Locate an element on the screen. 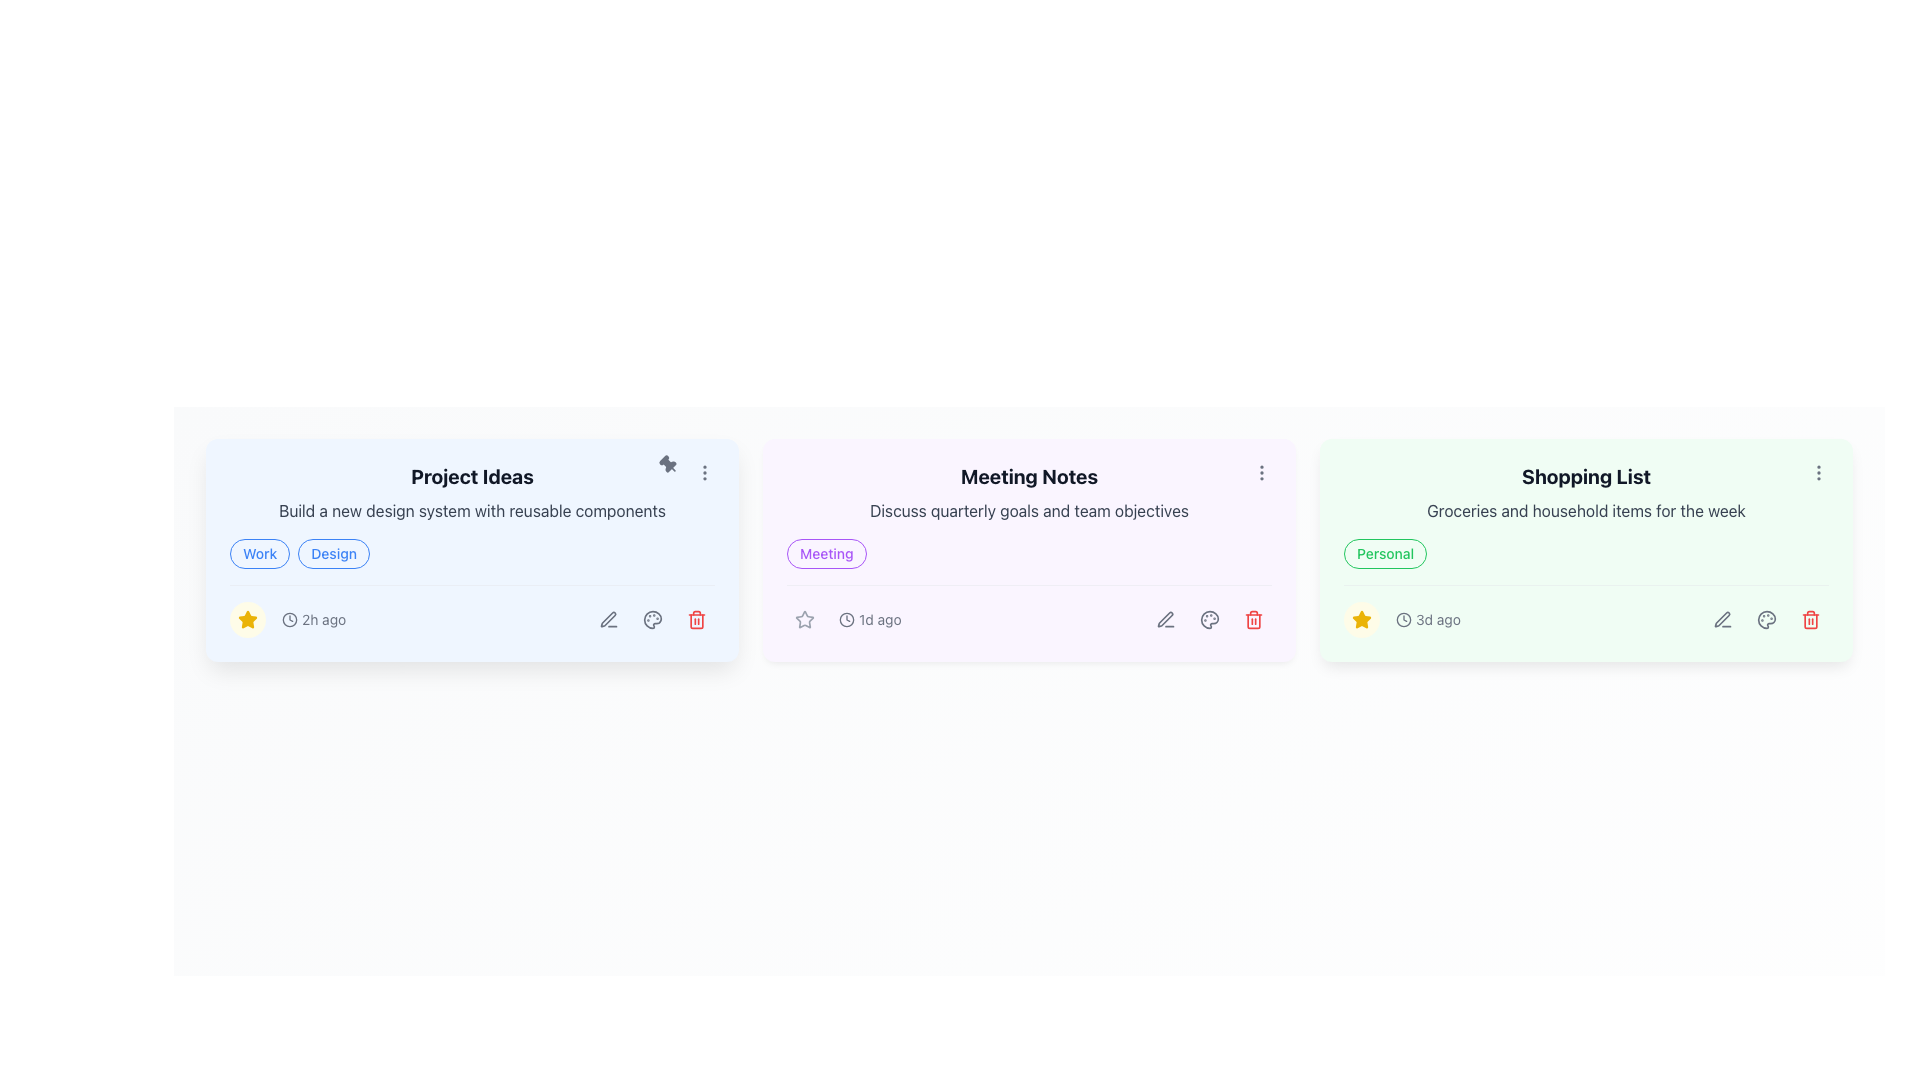  the text label displaying 'Discuss quarterly goals and team objectives', which is styled in gray and positioned under the 'Meeting Notes' header in a card layout is located at coordinates (1029, 509).